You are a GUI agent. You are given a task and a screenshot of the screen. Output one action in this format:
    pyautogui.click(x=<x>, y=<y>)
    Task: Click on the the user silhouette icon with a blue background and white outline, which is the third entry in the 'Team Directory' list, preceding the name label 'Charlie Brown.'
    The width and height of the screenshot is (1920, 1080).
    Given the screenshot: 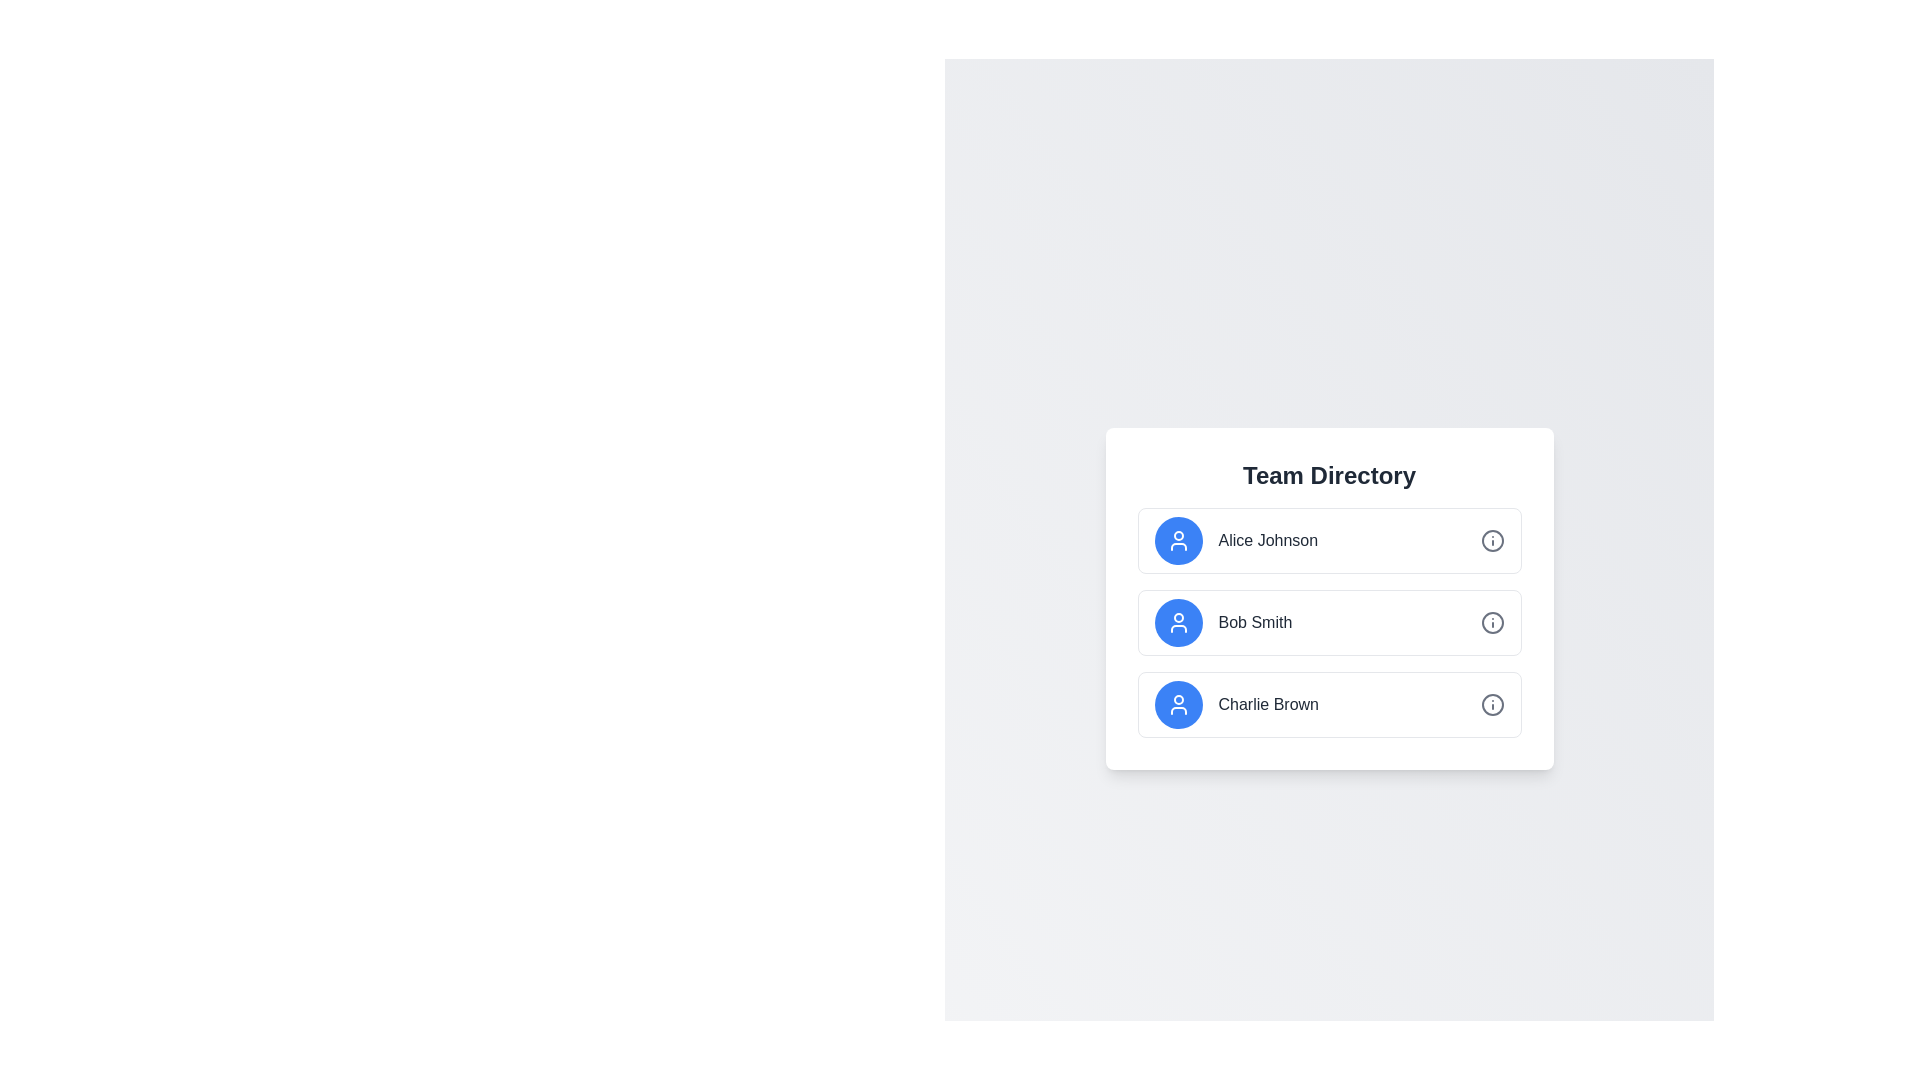 What is the action you would take?
    pyautogui.click(x=1178, y=704)
    